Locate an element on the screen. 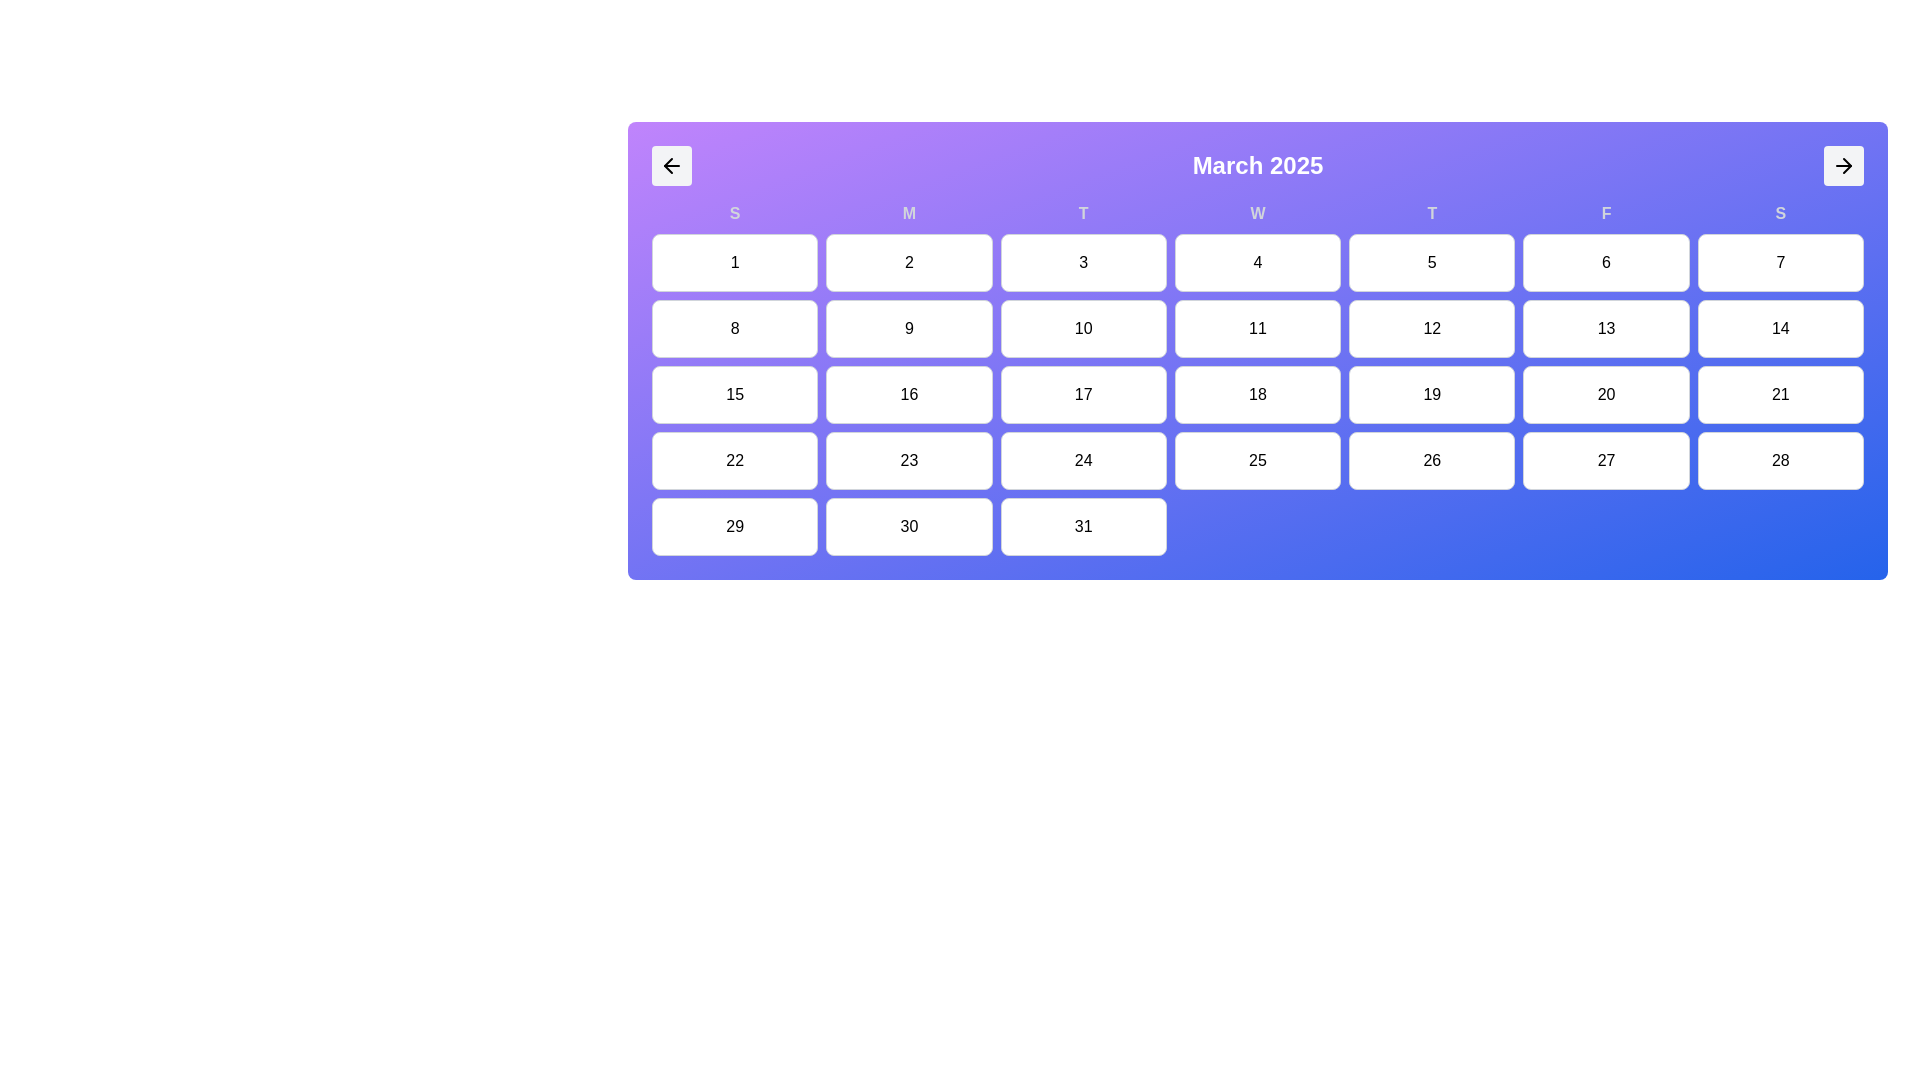  the second day button in the calendar view, which is located between the buttons labeled '1' and '3' is located at coordinates (908, 261).